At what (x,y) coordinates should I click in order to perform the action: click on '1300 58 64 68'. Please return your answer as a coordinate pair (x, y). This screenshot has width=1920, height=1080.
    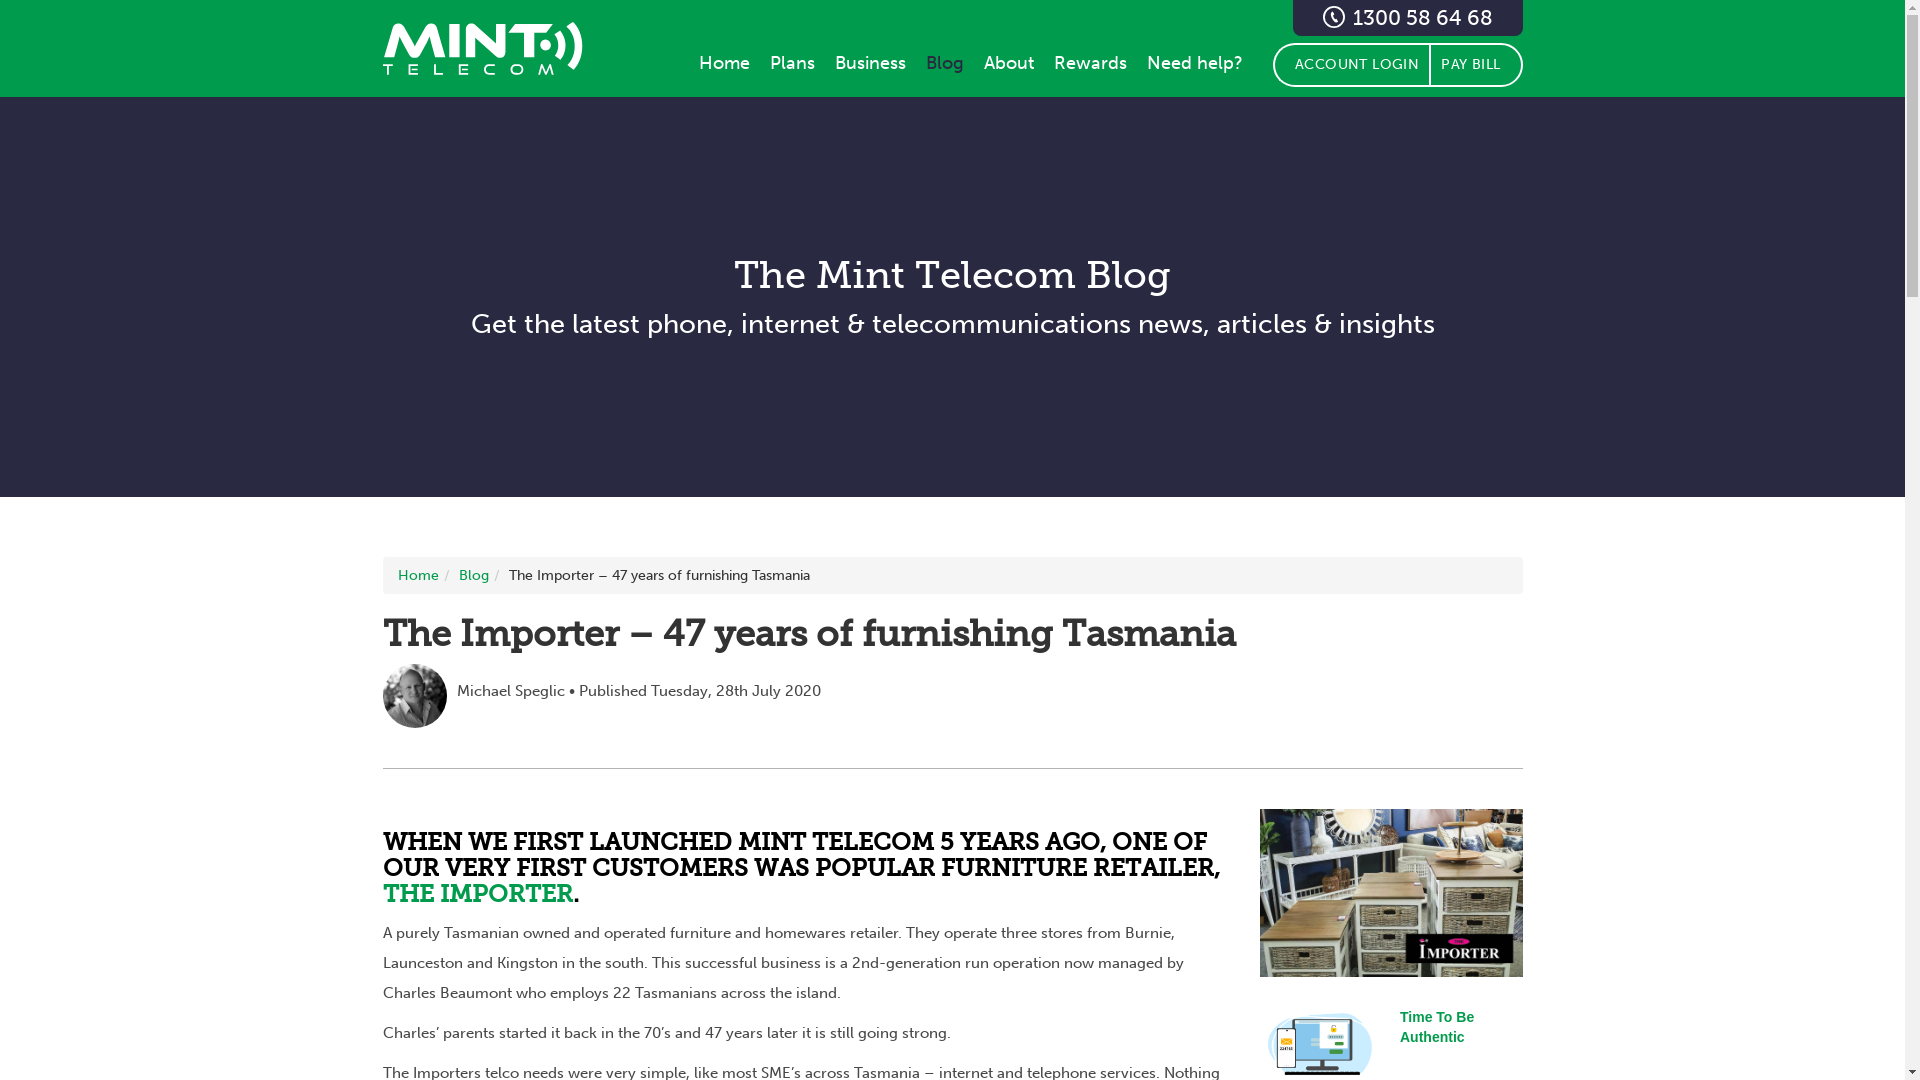
    Looking at the image, I should click on (1291, 18).